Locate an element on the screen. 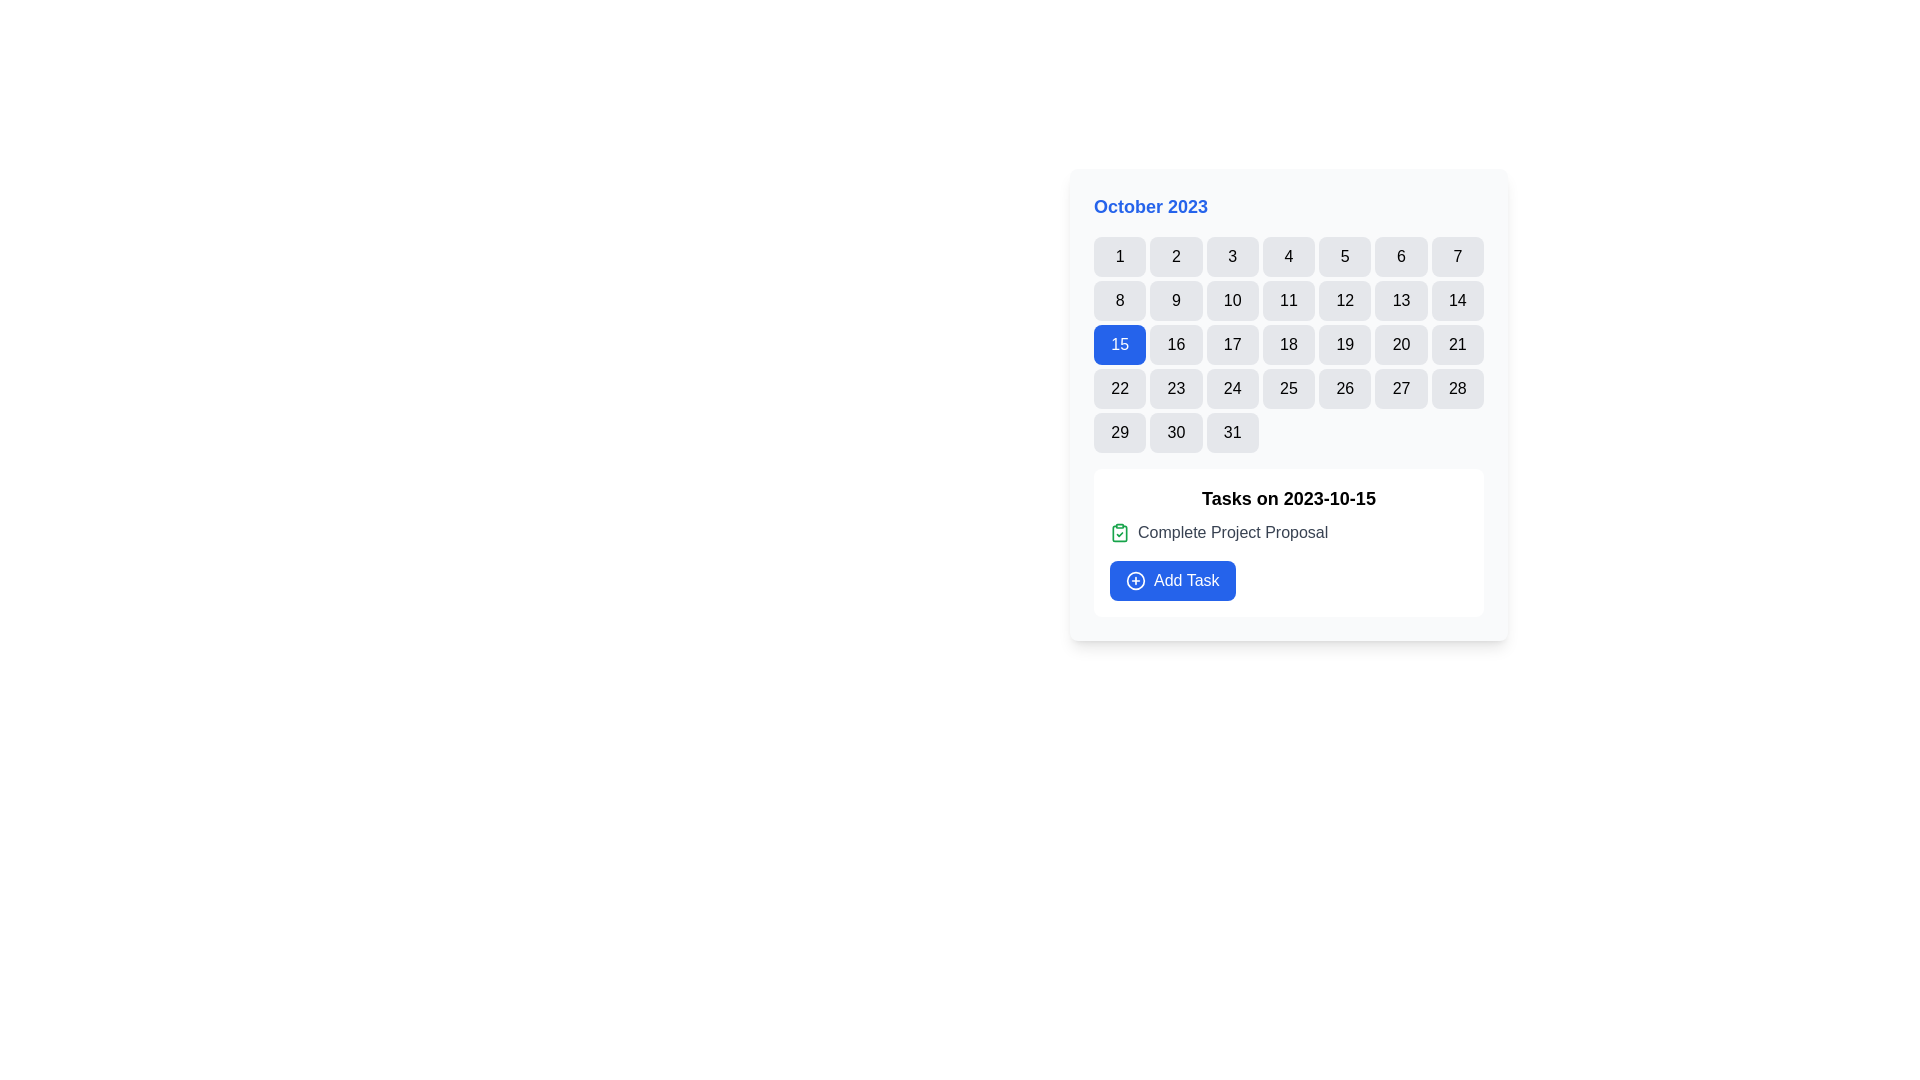  the button representing the 29th day in the calendar is located at coordinates (1120, 431).